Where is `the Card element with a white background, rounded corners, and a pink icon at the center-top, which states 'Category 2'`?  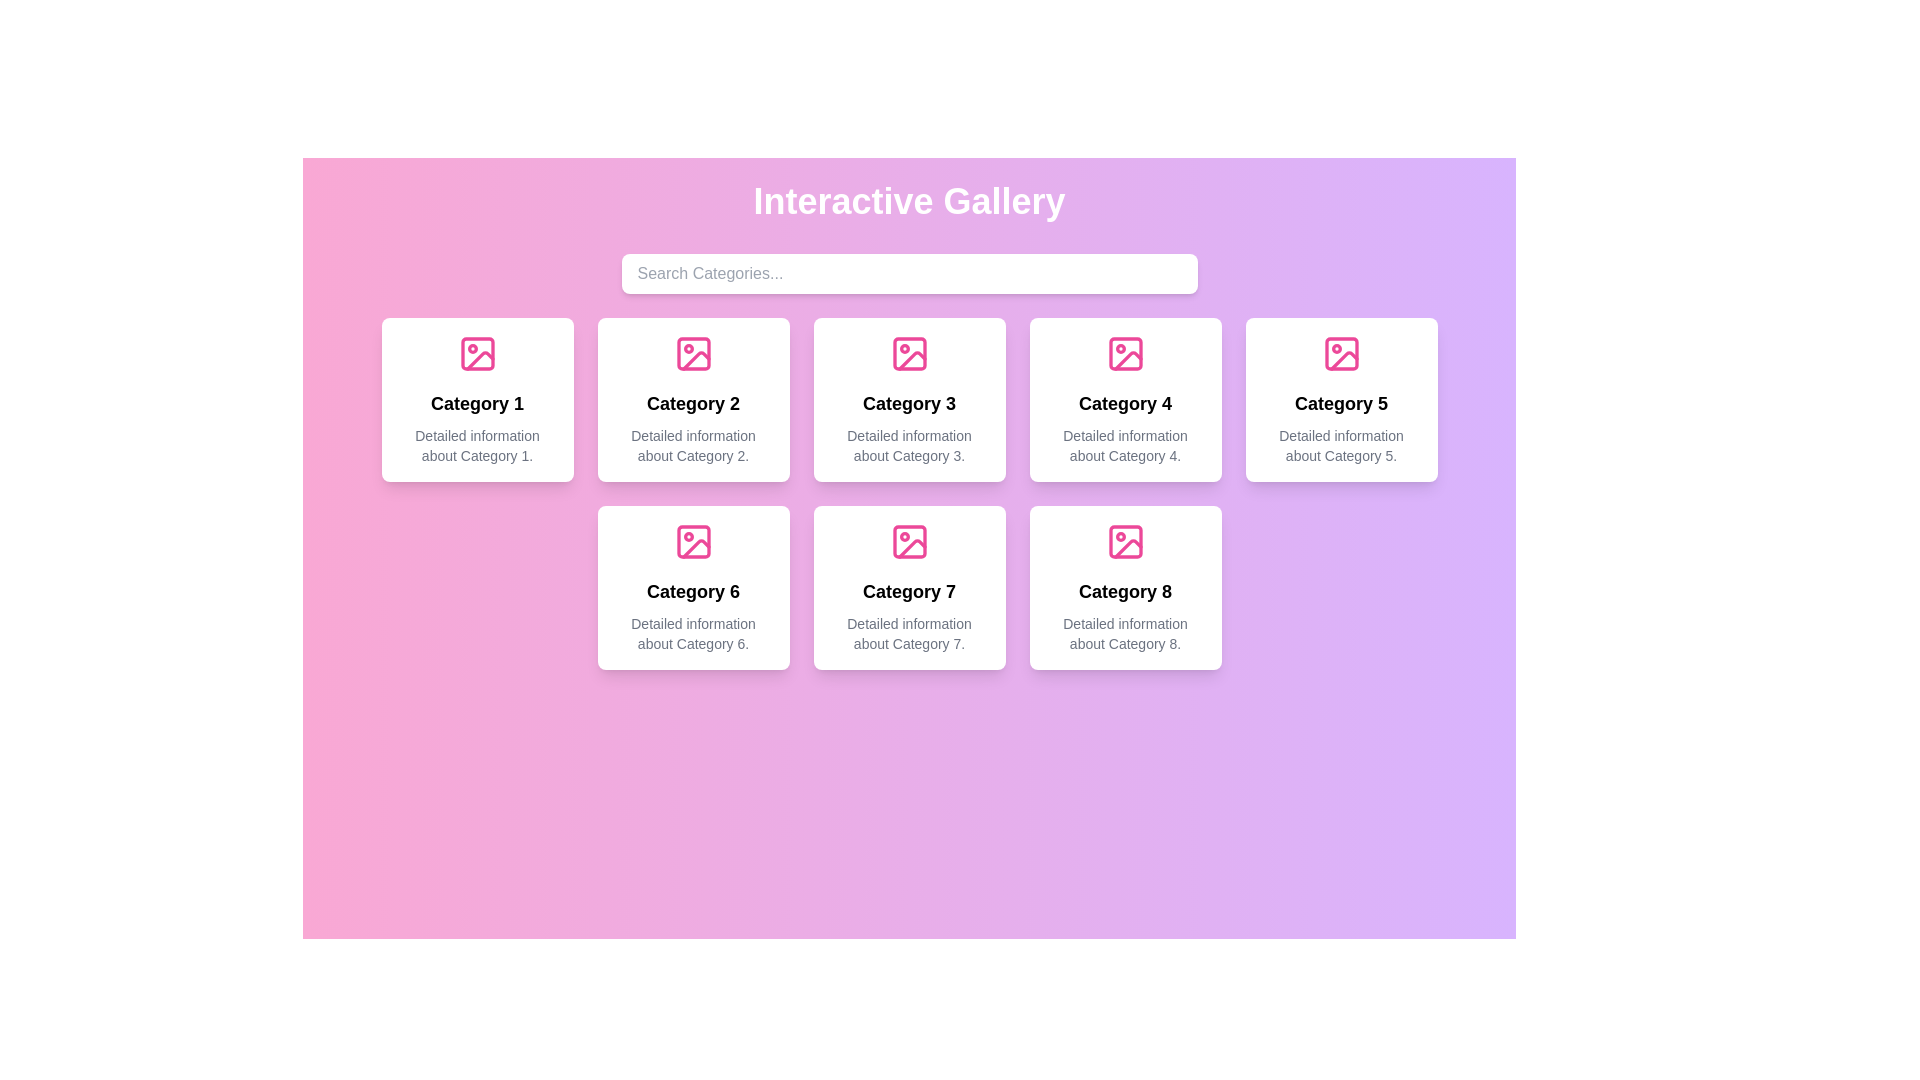
the Card element with a white background, rounded corners, and a pink icon at the center-top, which states 'Category 2' is located at coordinates (693, 400).